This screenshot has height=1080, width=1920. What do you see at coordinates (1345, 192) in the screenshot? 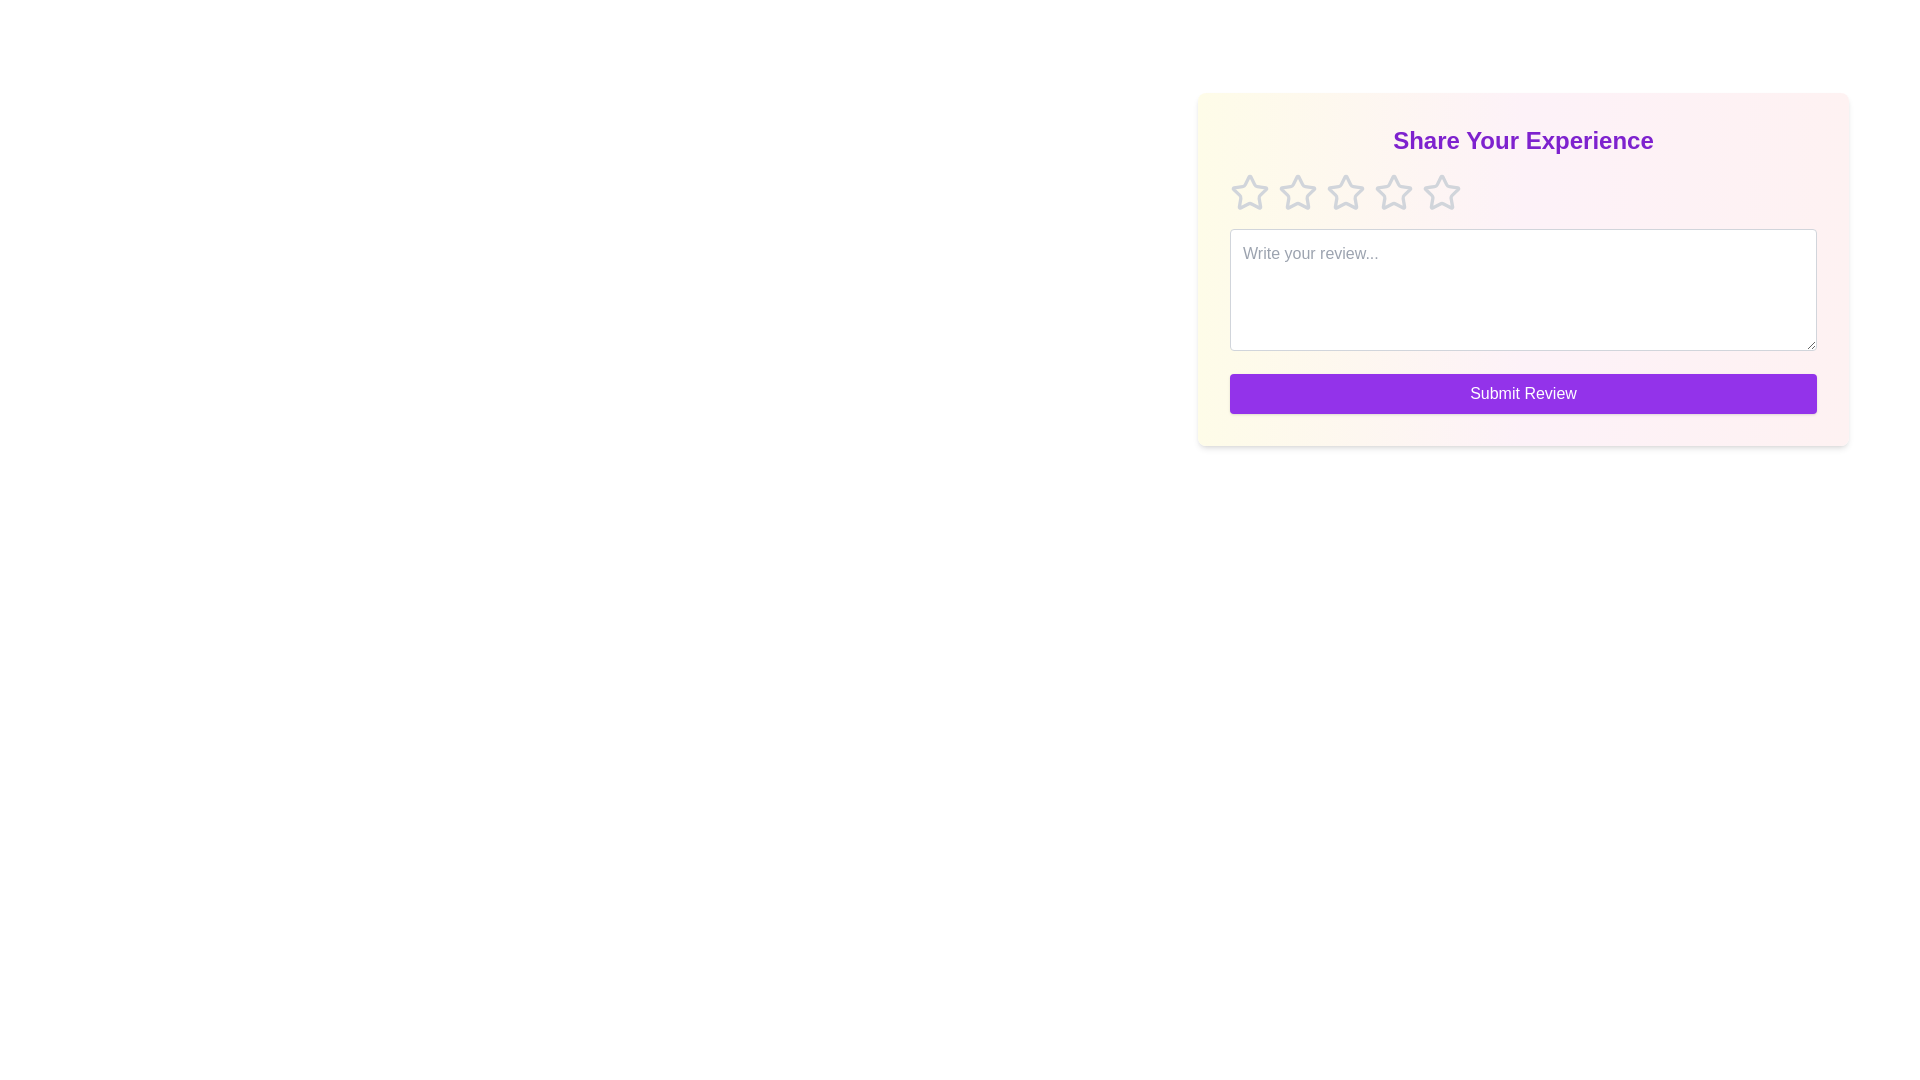
I see `the star corresponding to the rating 3` at bounding box center [1345, 192].